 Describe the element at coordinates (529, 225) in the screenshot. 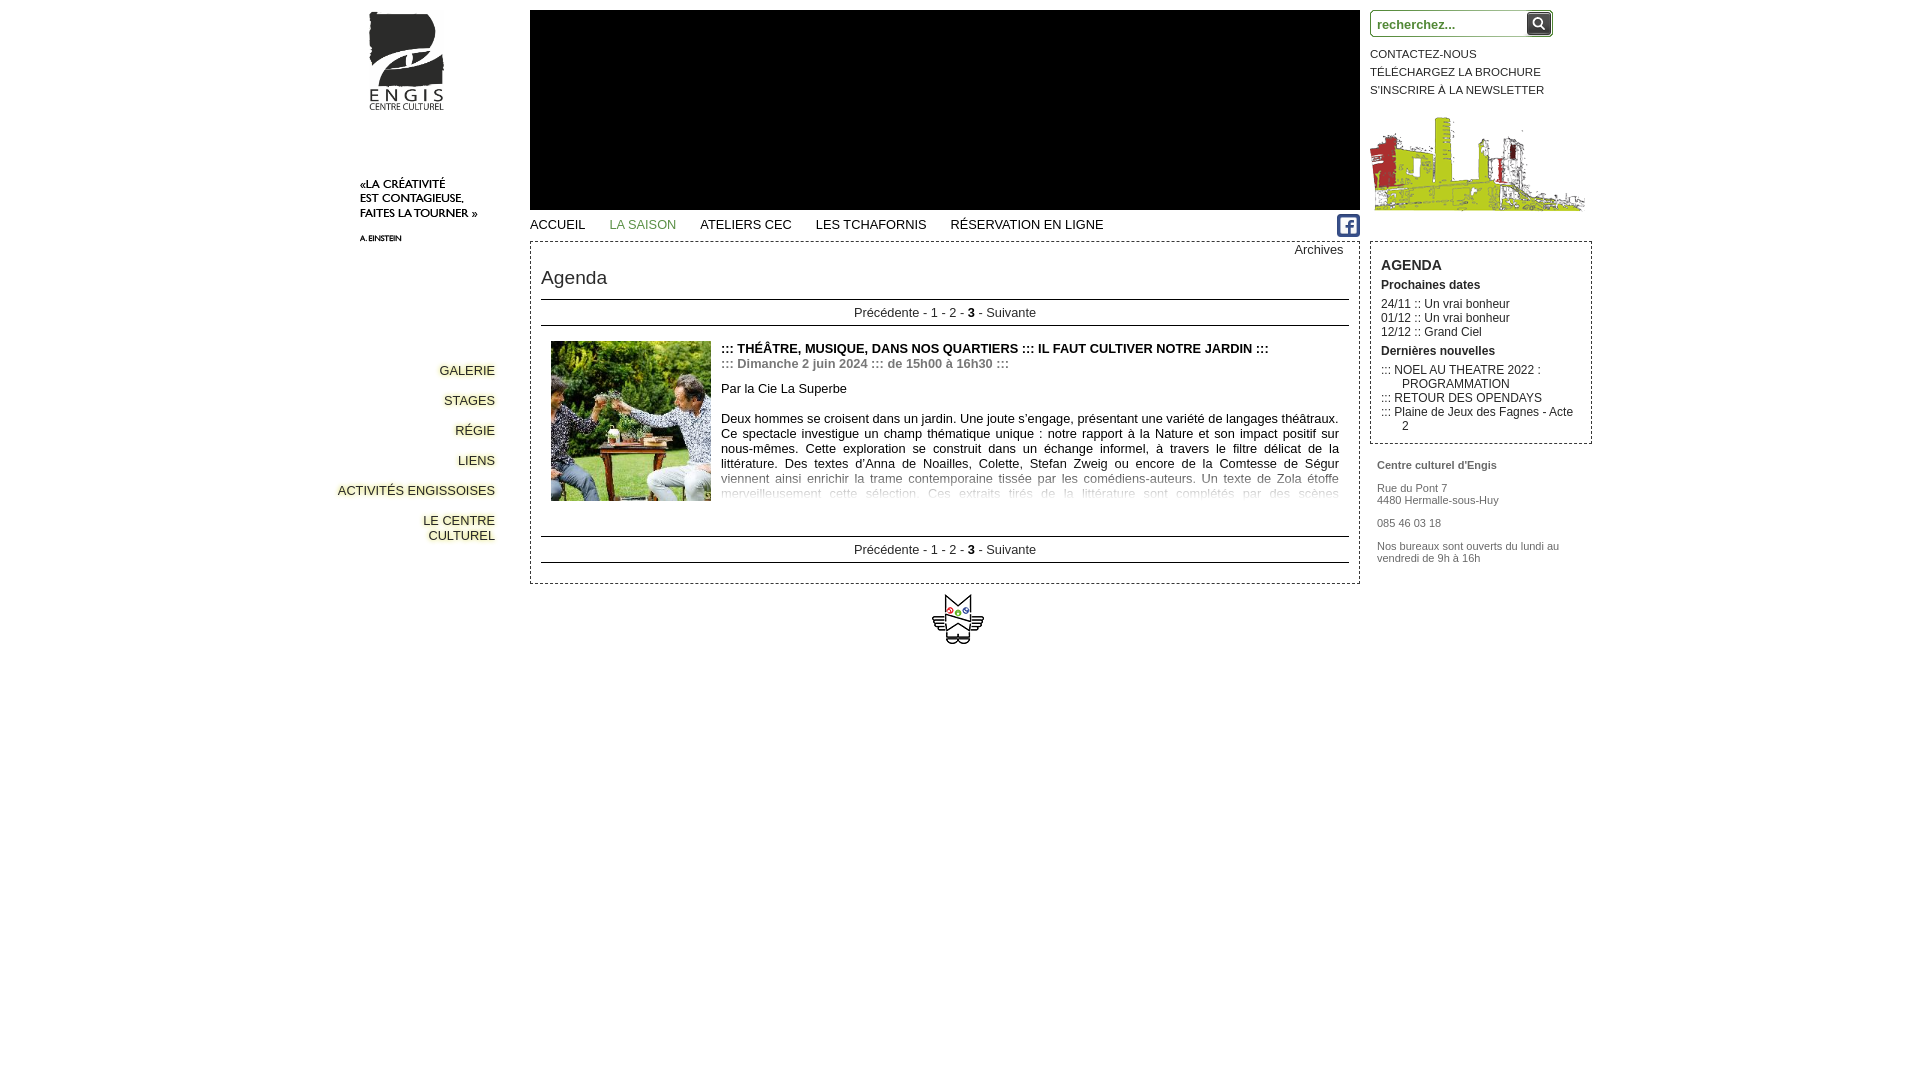

I see `'ACCUEIL'` at that location.